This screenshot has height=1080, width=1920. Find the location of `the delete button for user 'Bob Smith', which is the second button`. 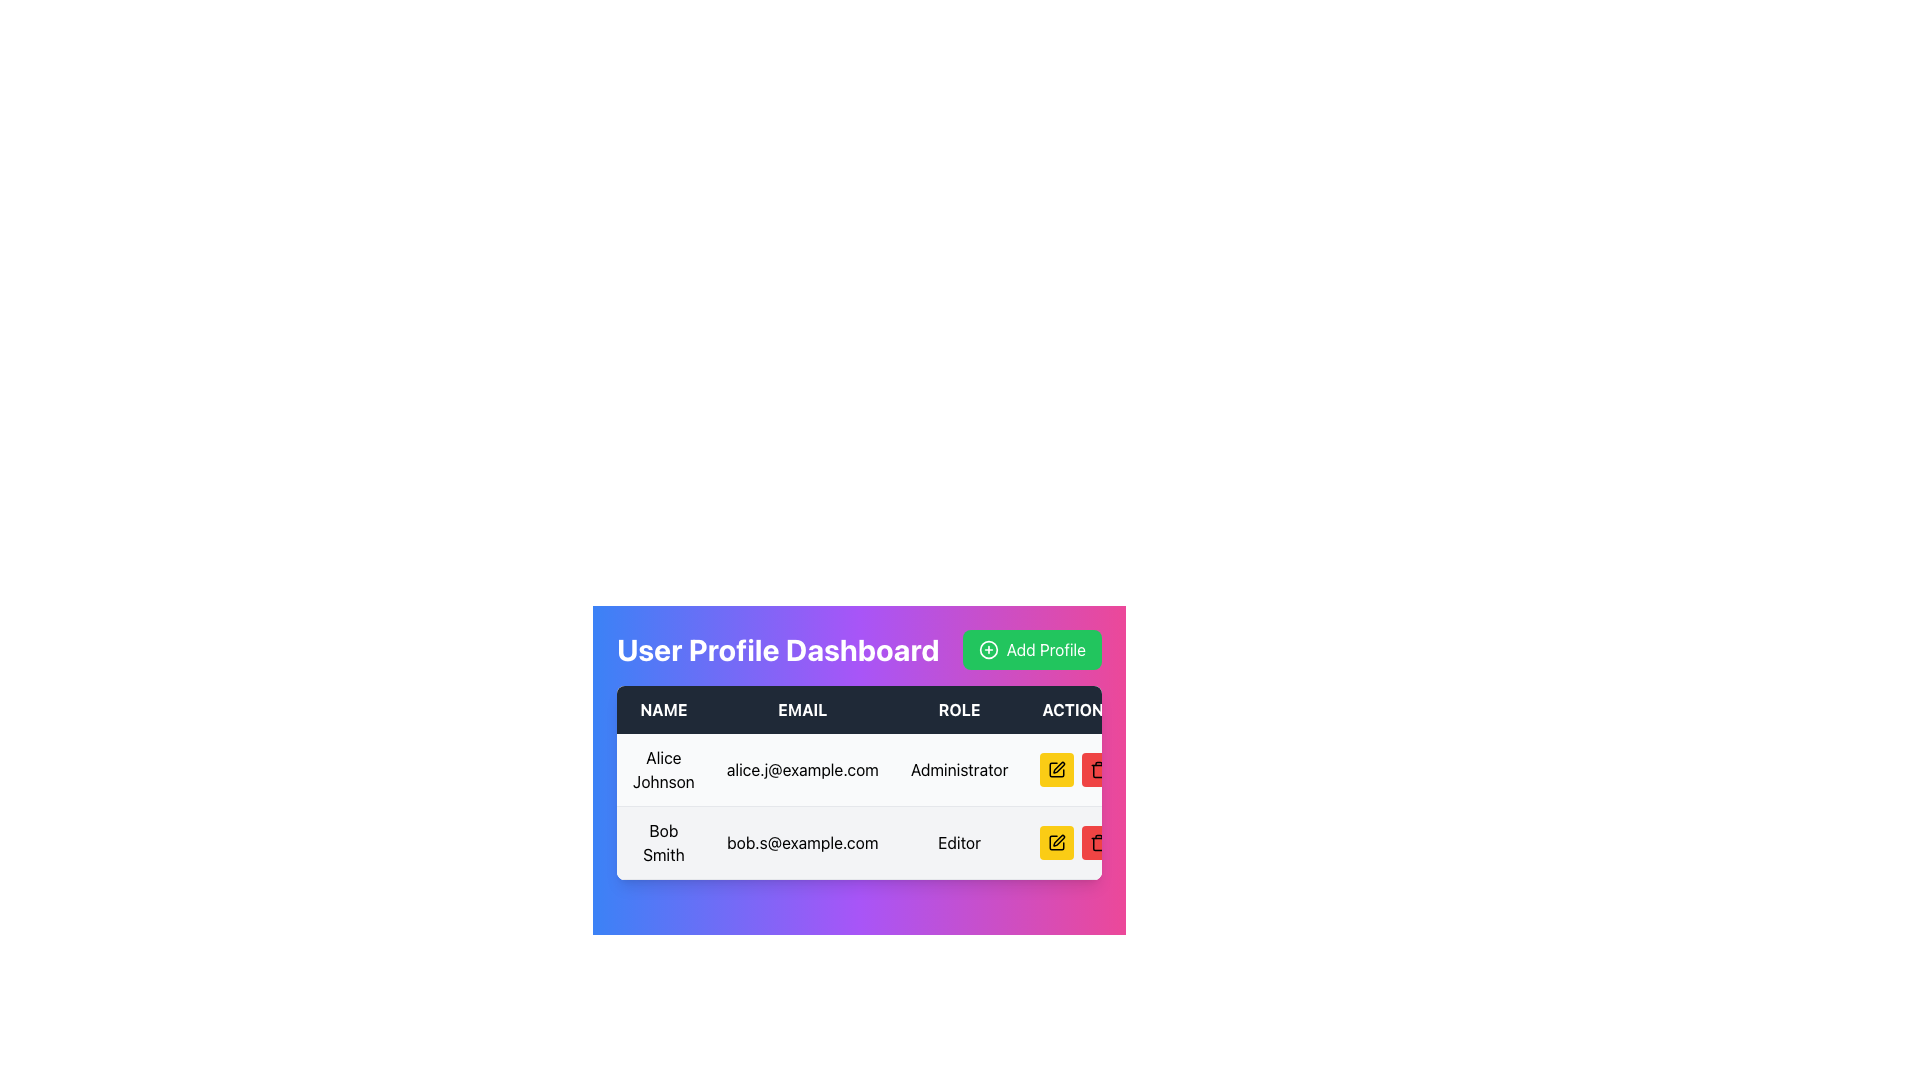

the delete button for user 'Bob Smith', which is the second button is located at coordinates (1098, 843).